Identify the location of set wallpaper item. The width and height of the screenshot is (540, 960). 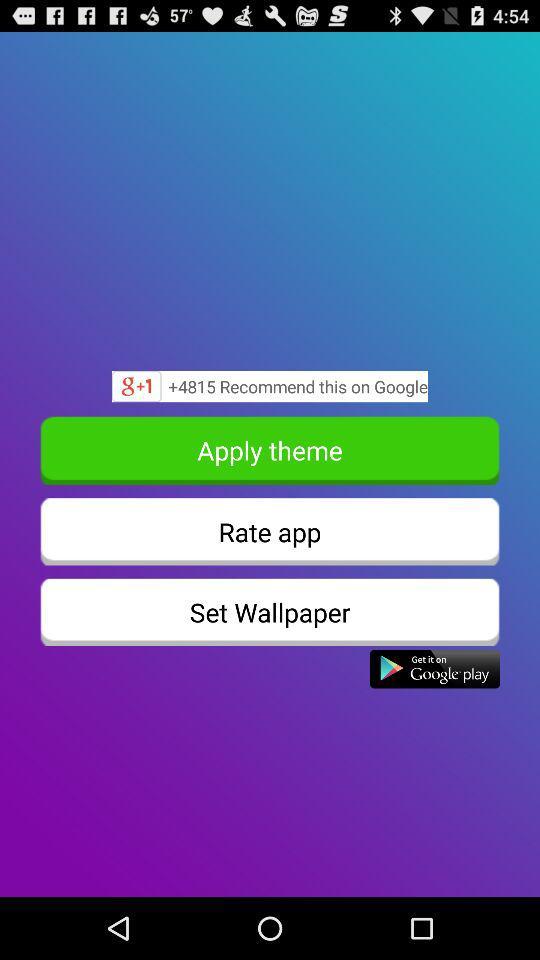
(270, 611).